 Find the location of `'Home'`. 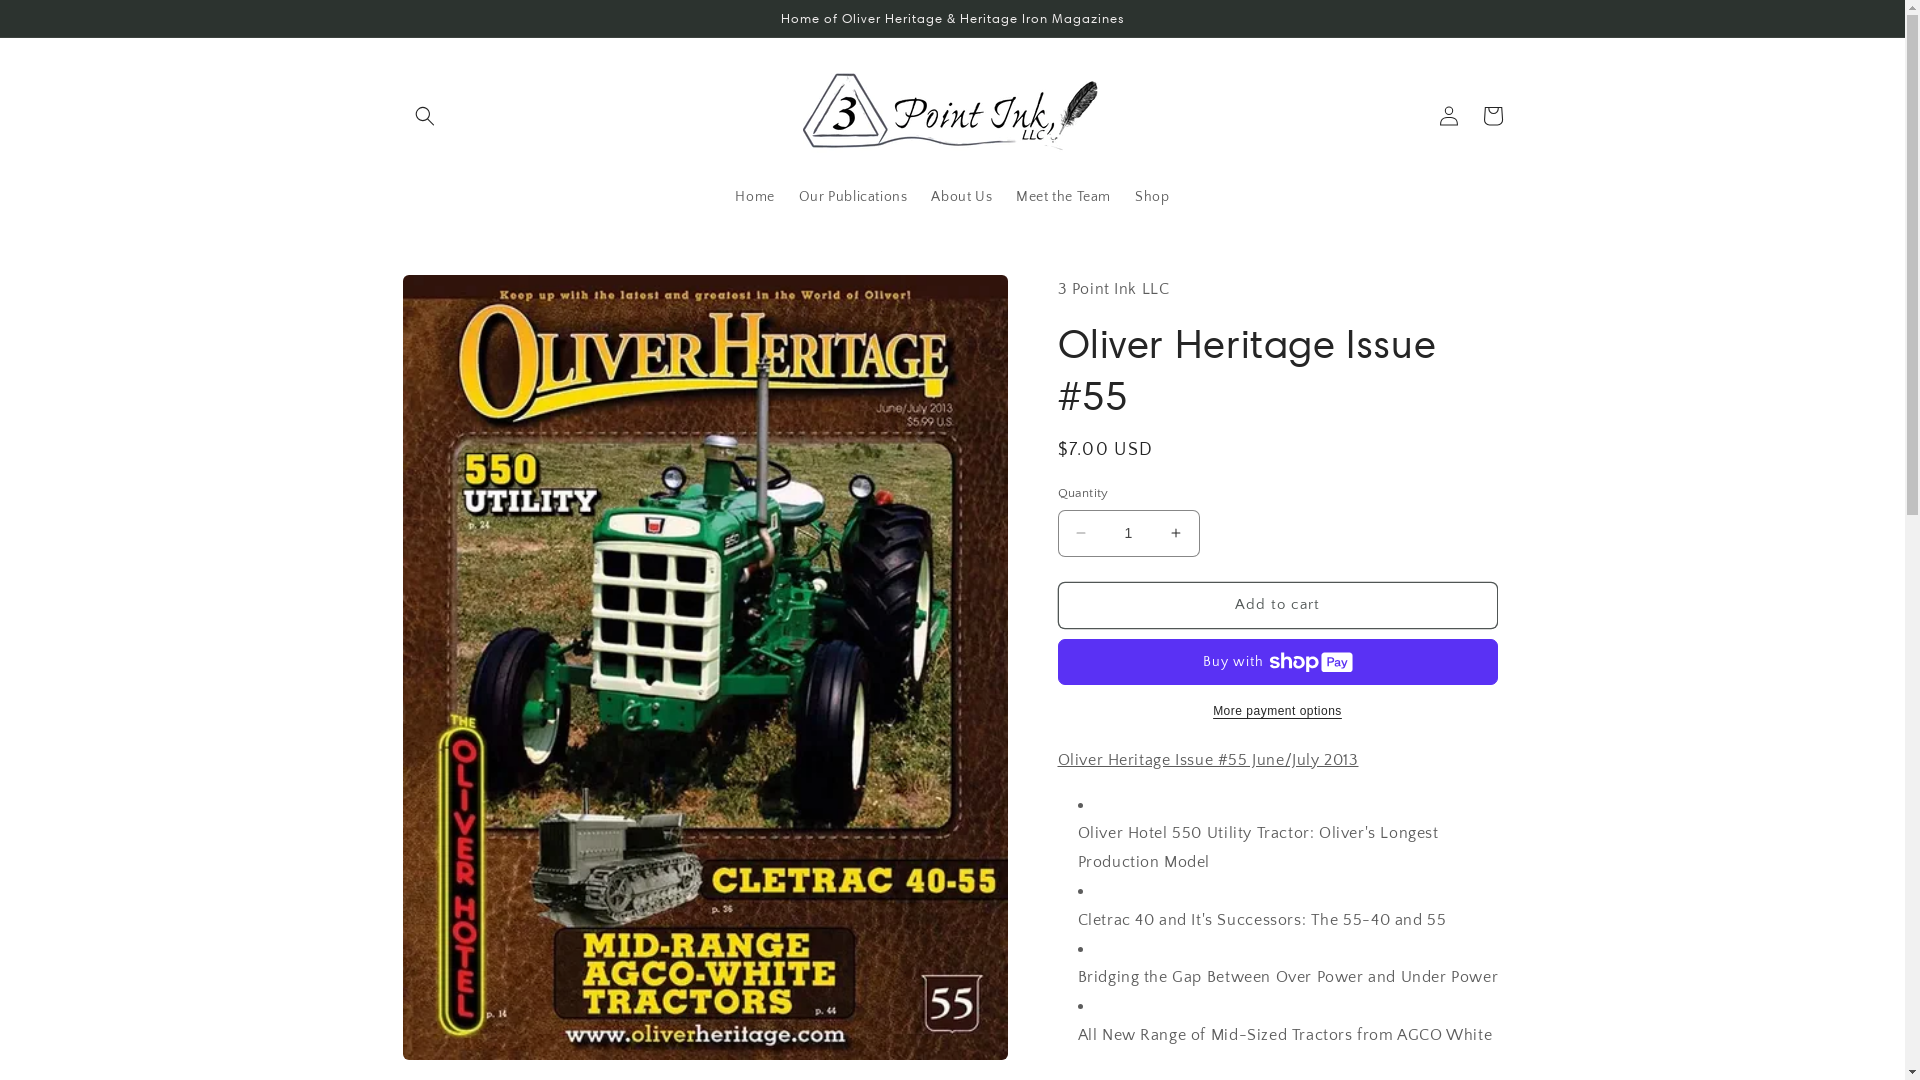

'Home' is located at coordinates (722, 196).